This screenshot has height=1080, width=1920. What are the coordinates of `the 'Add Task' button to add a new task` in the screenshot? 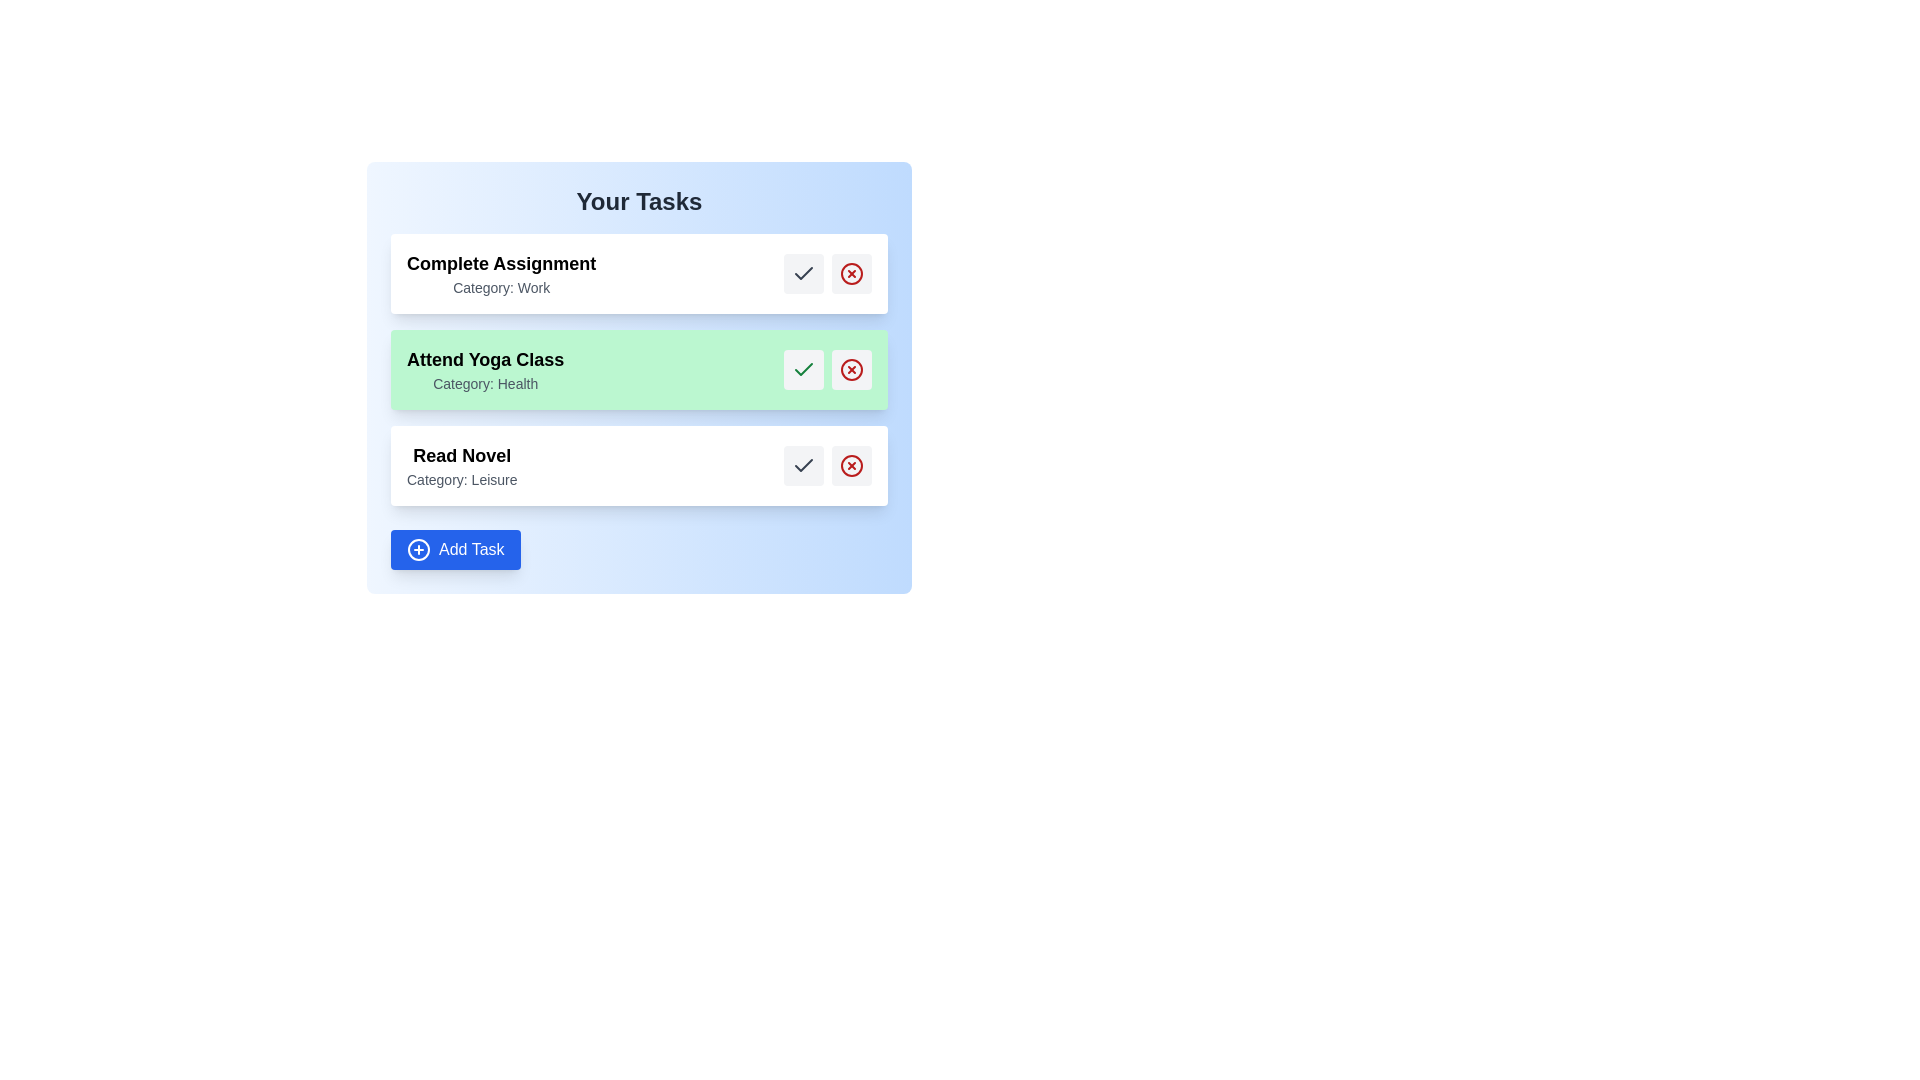 It's located at (454, 550).